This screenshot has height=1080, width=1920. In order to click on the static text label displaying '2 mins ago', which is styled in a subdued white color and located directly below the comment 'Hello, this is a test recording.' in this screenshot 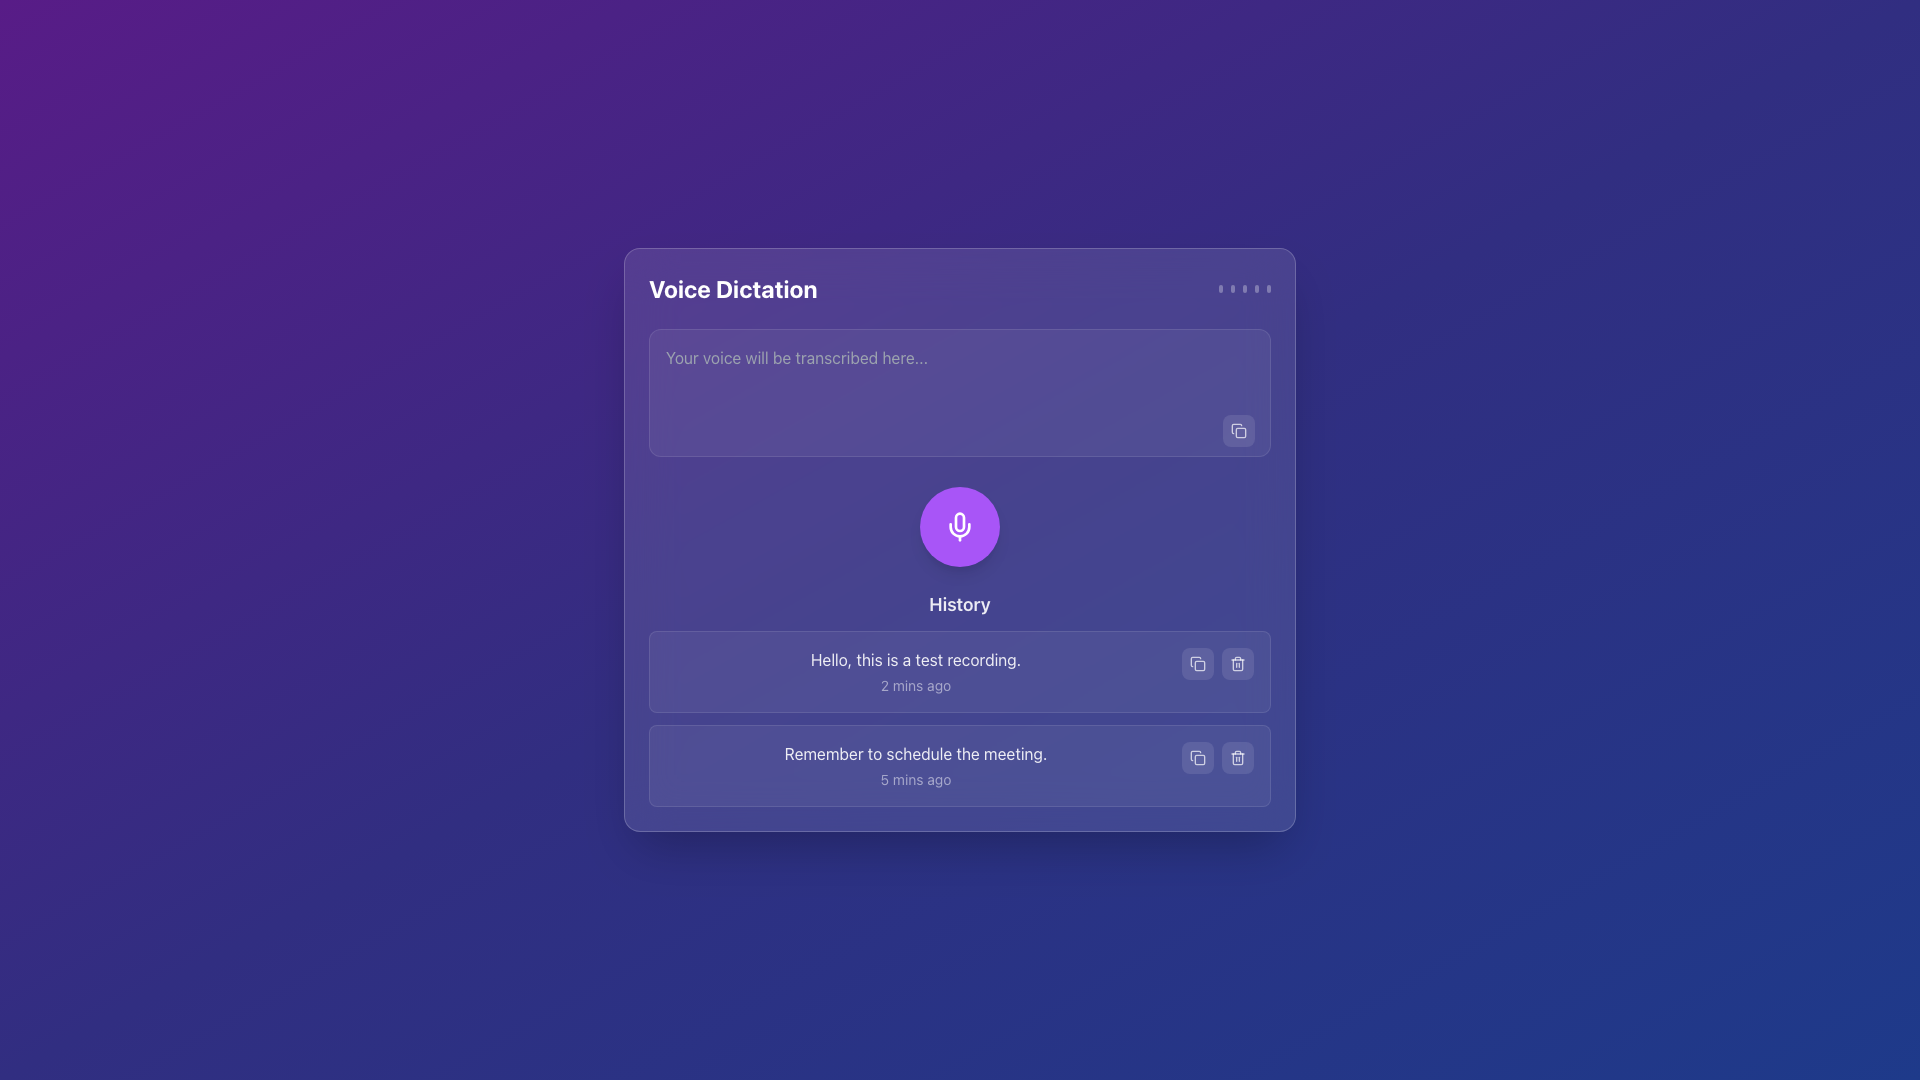, I will do `click(915, 685)`.